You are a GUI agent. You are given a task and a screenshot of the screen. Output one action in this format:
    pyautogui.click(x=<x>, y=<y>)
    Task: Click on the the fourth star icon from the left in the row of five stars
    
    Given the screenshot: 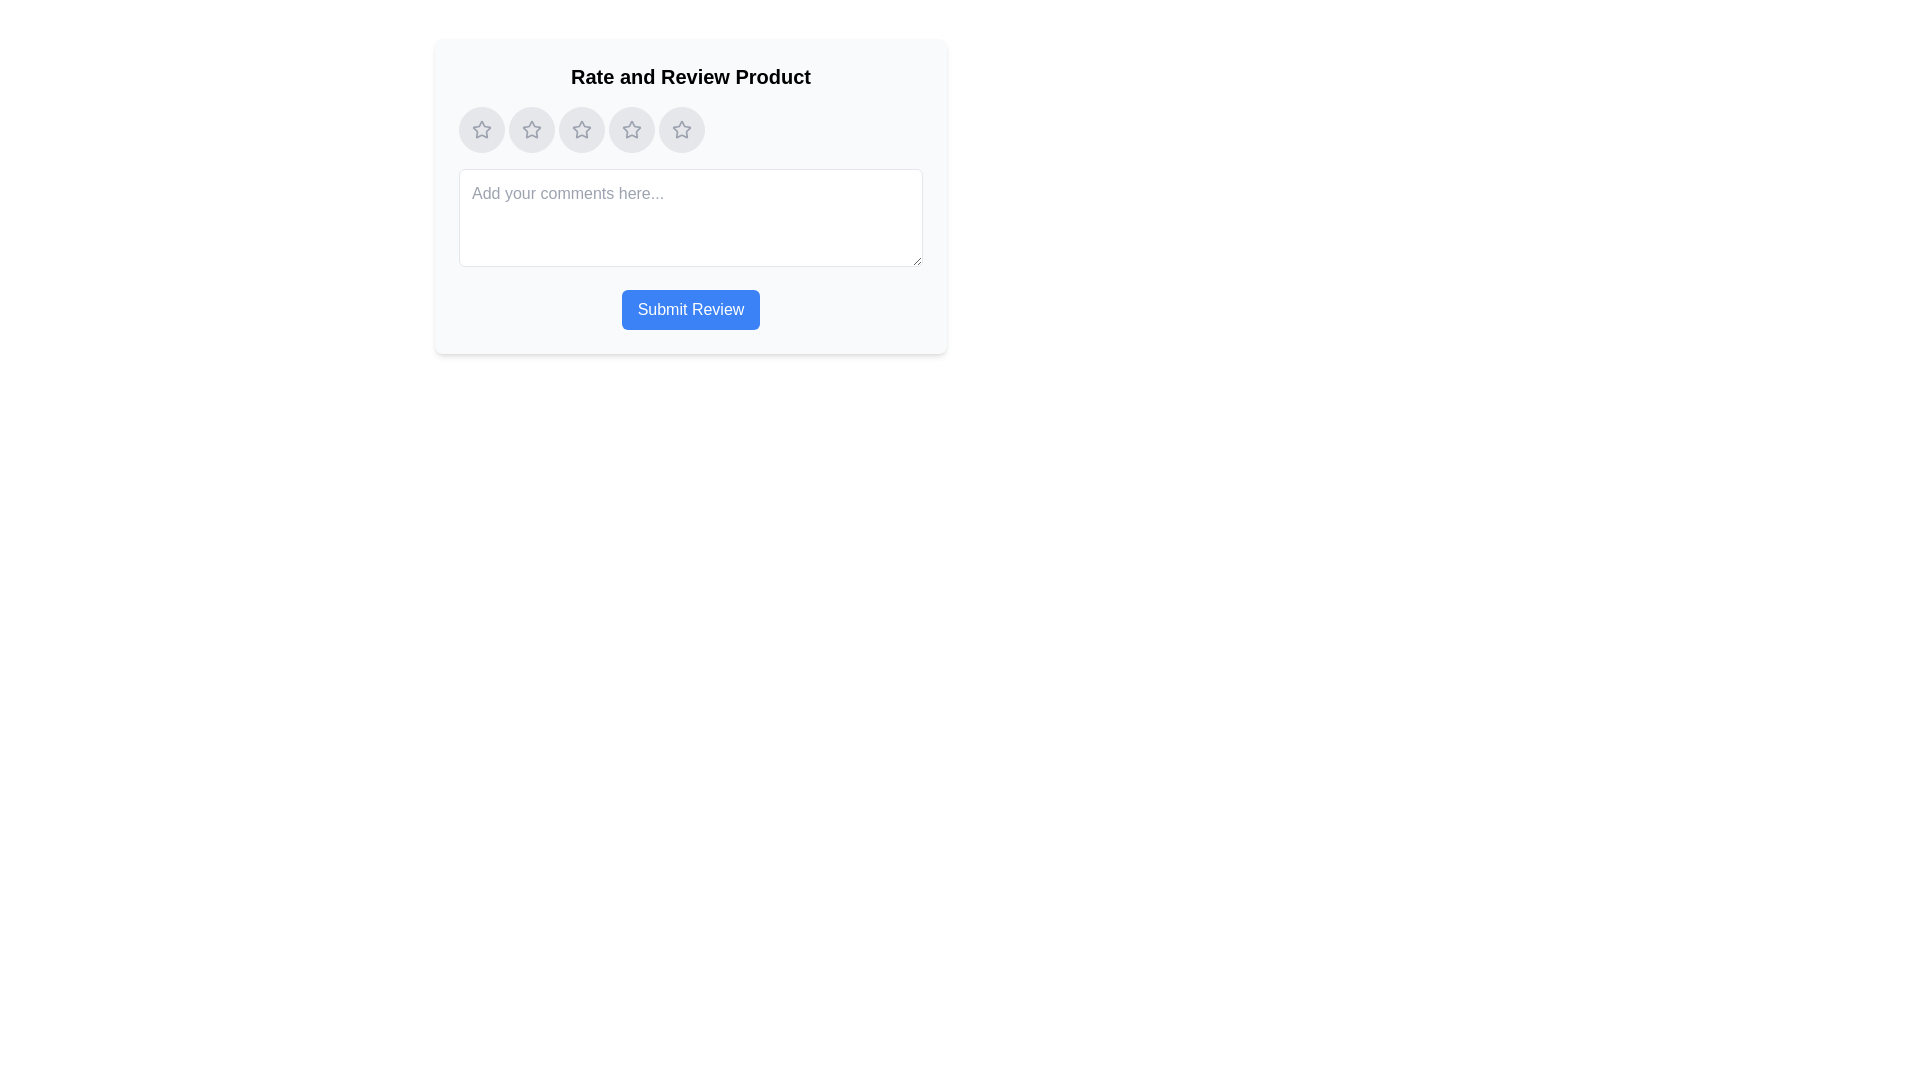 What is the action you would take?
    pyautogui.click(x=631, y=130)
    